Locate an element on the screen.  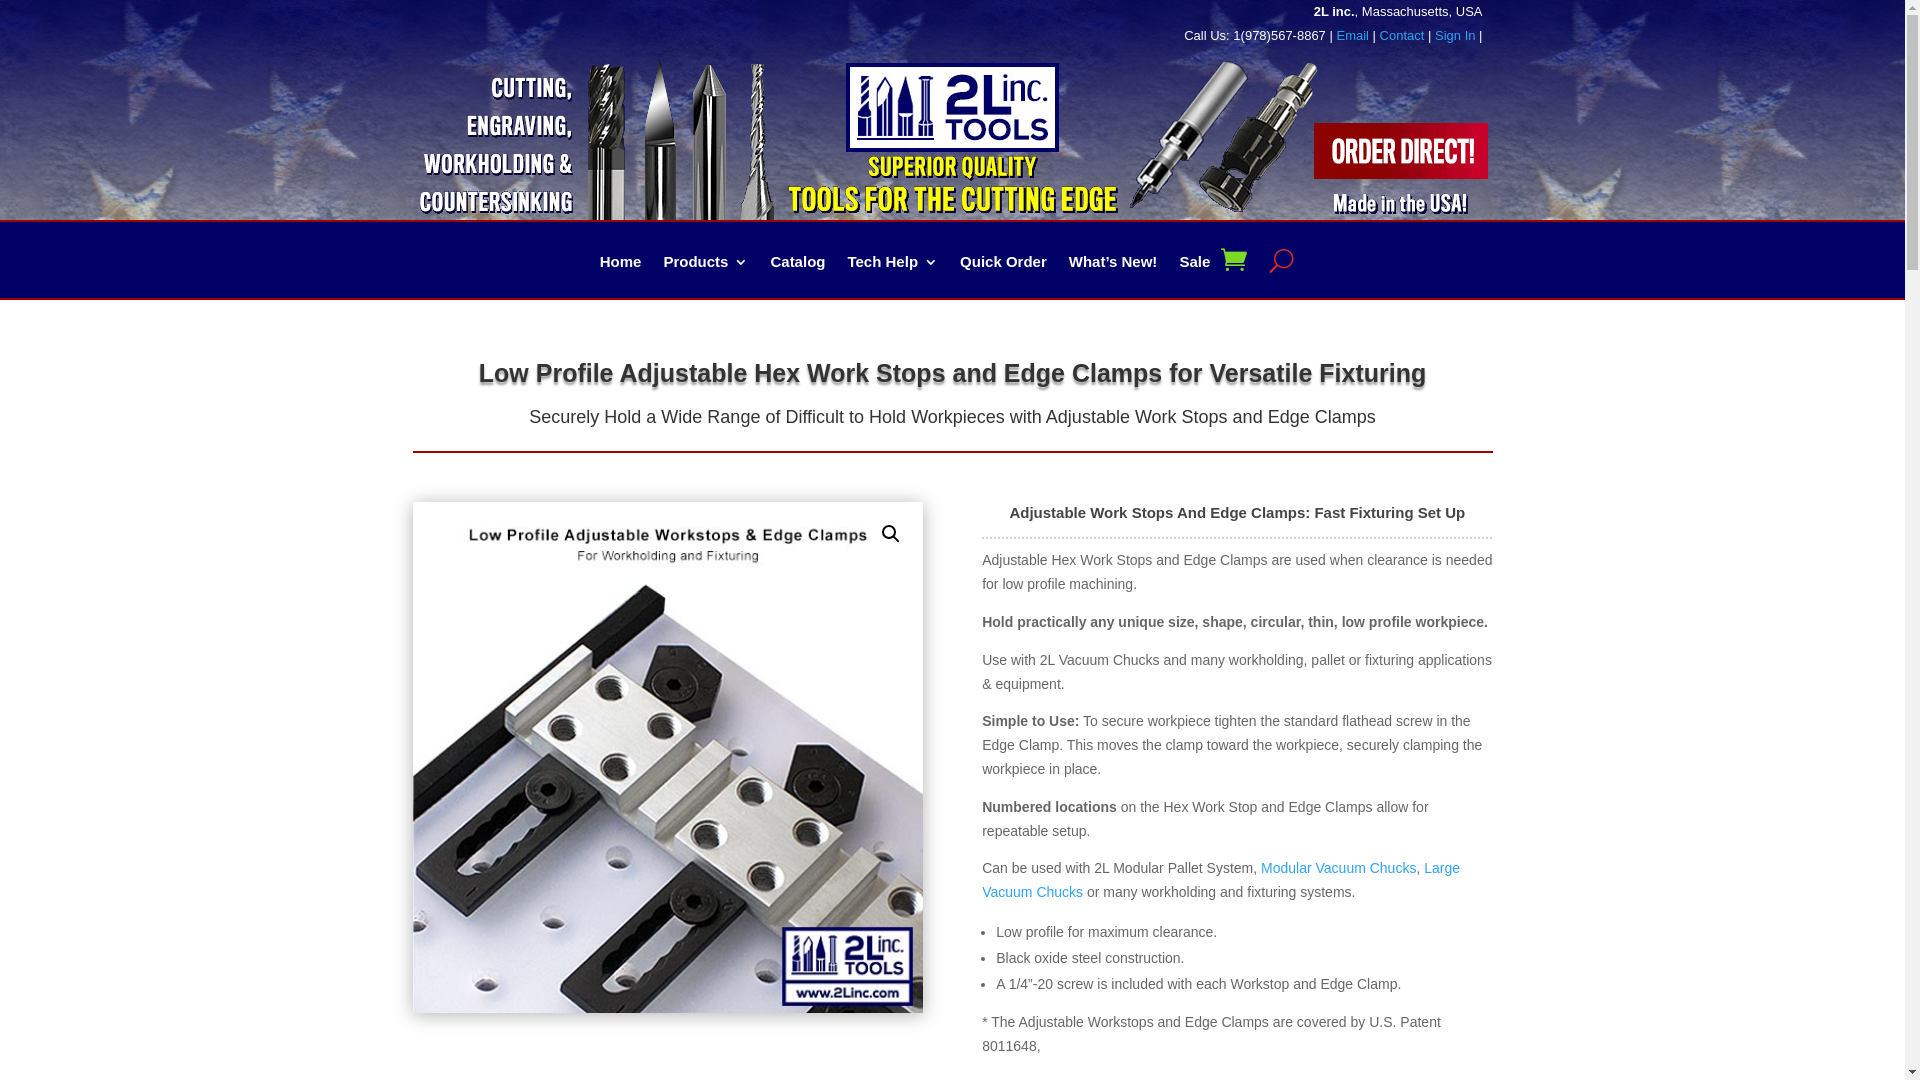
'2L inc. www.2Linc.com' is located at coordinates (845, 107).